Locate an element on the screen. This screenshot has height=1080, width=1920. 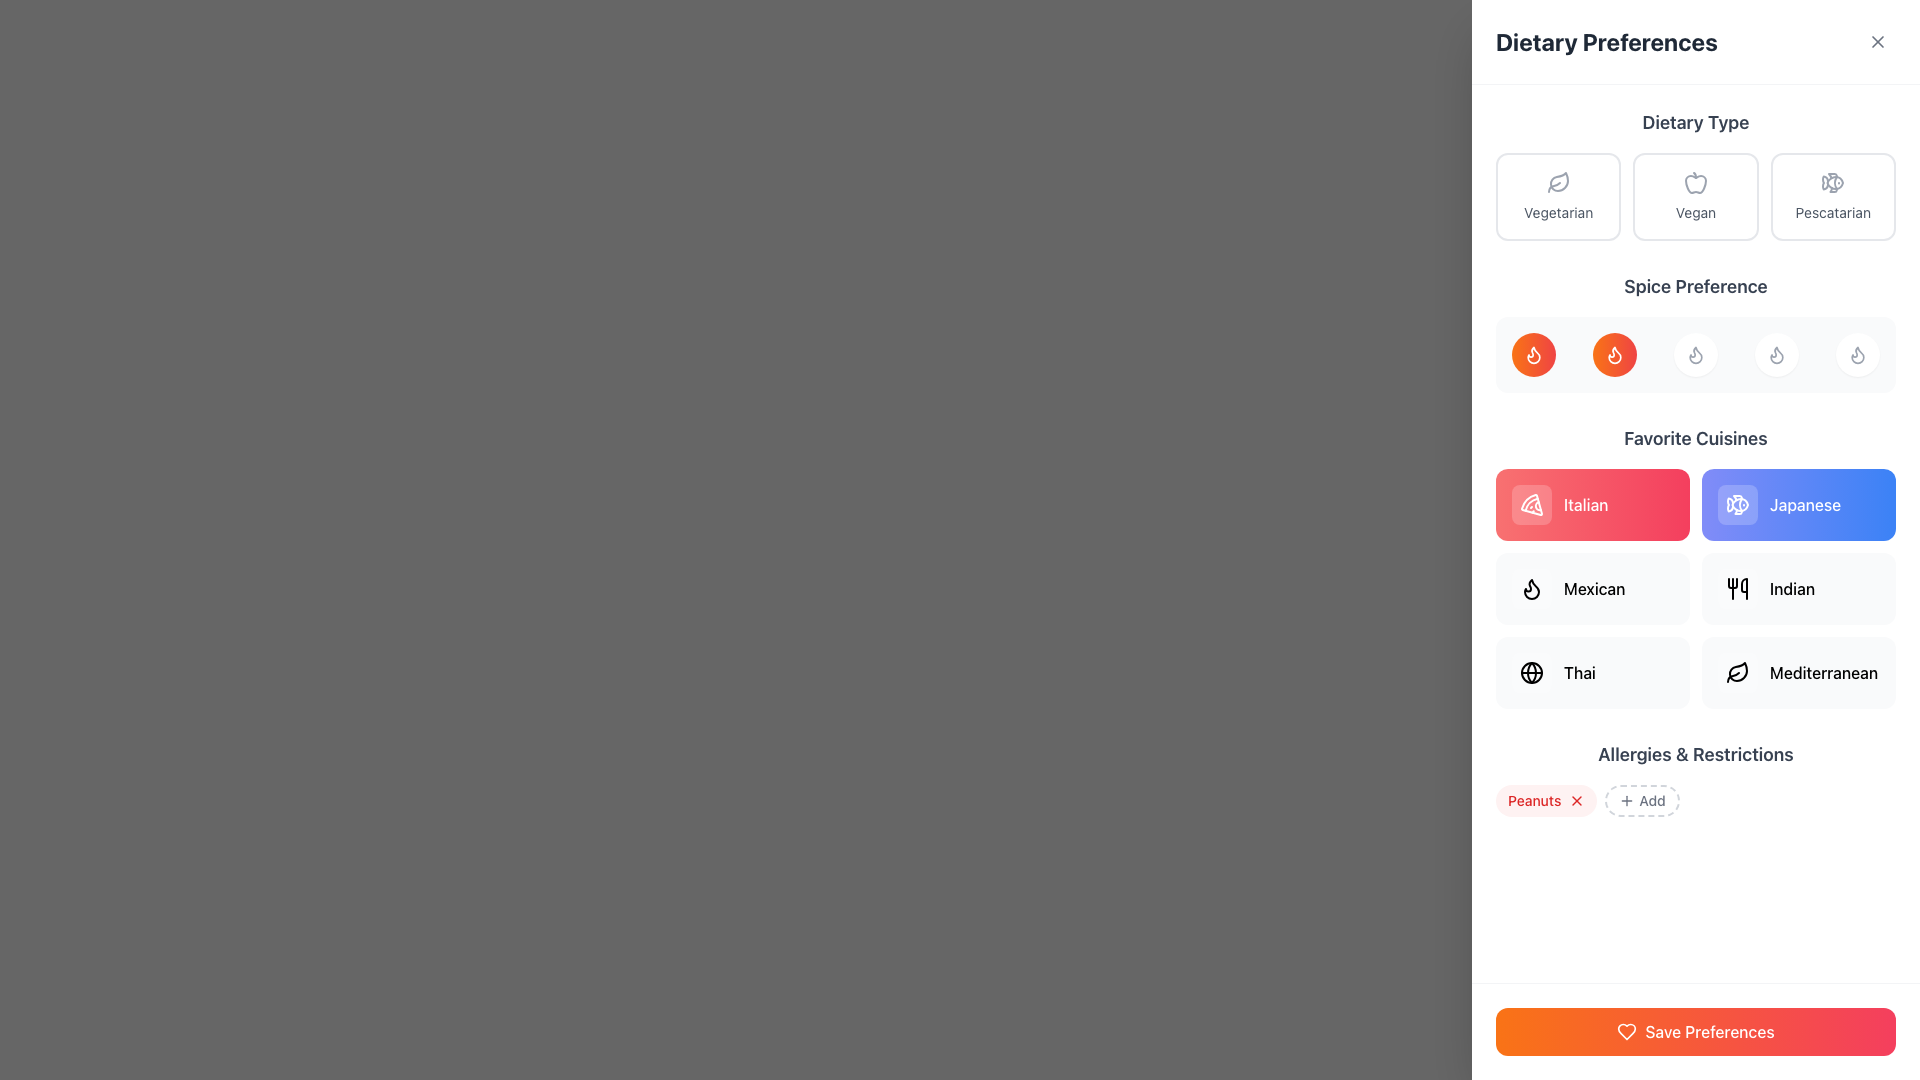
the 'Mexican' text label in the 'Favorite Cuisines' section is located at coordinates (1593, 588).